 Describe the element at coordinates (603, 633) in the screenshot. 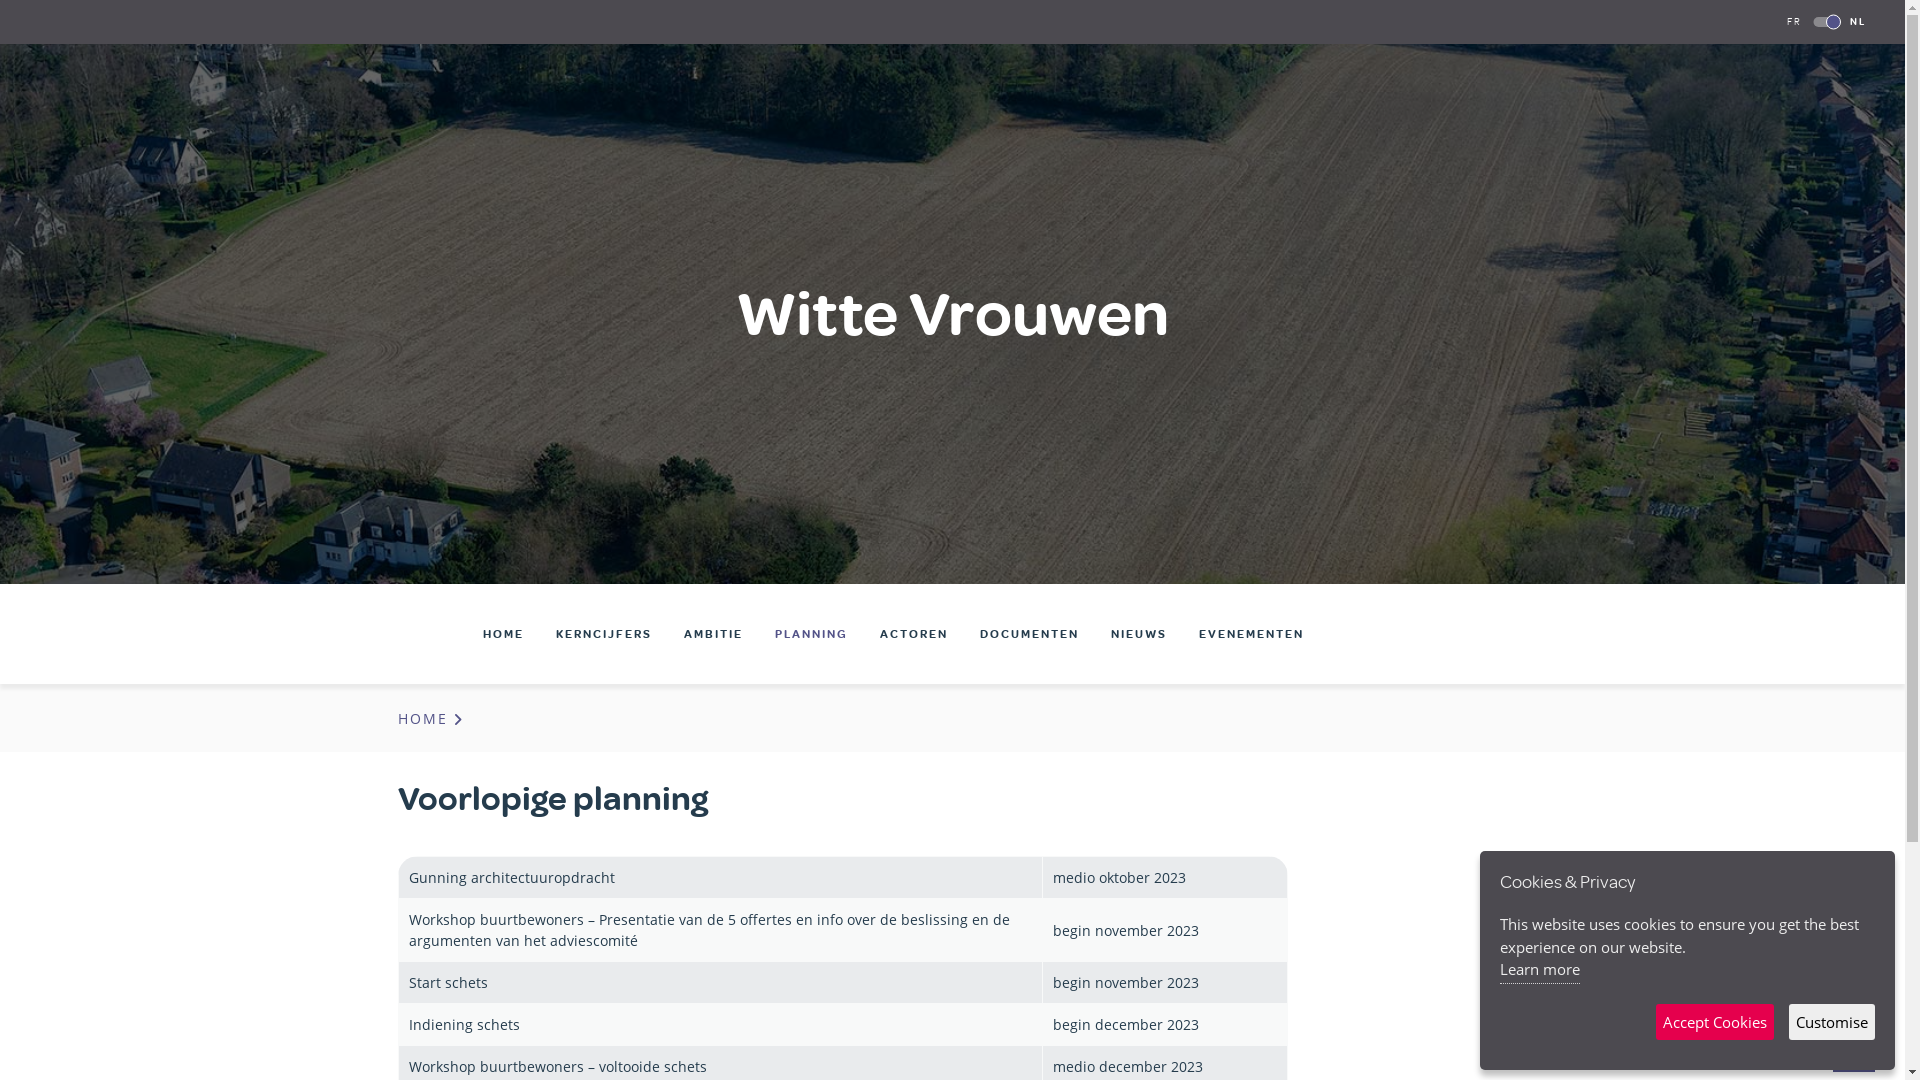

I see `'KERNCIJFERS'` at that location.